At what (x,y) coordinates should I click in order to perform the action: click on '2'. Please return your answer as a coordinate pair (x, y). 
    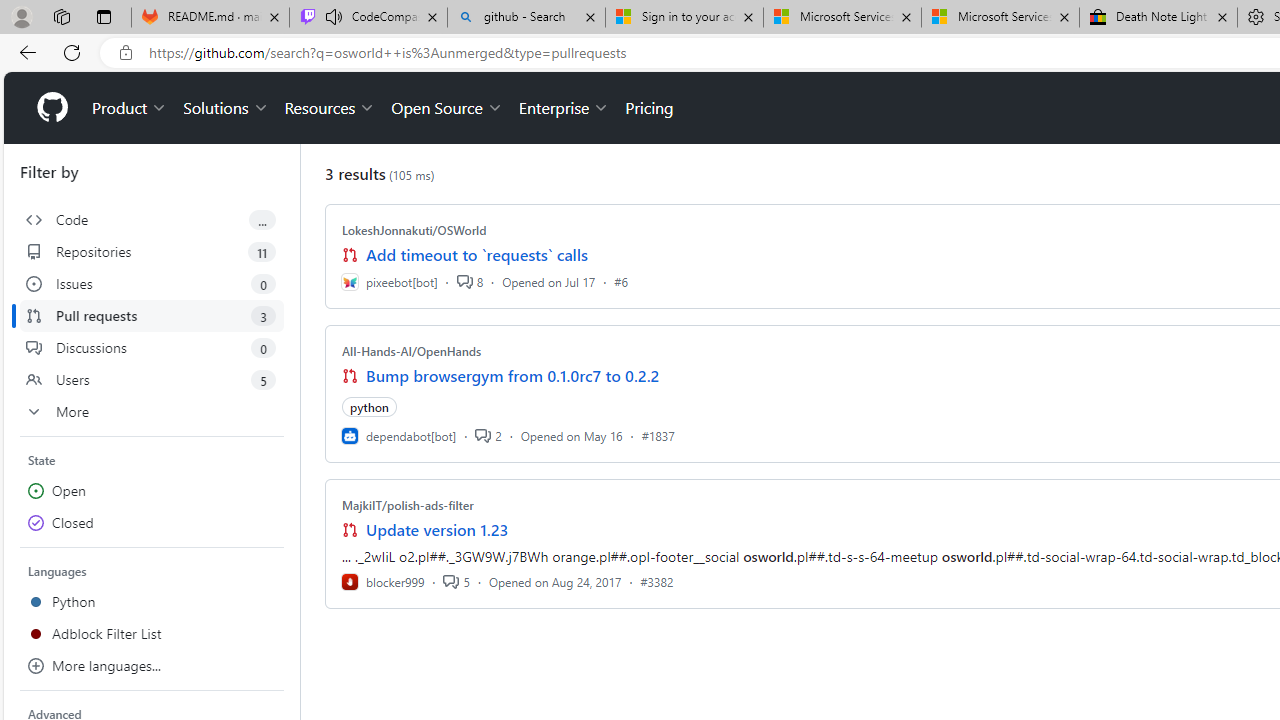
    Looking at the image, I should click on (488, 434).